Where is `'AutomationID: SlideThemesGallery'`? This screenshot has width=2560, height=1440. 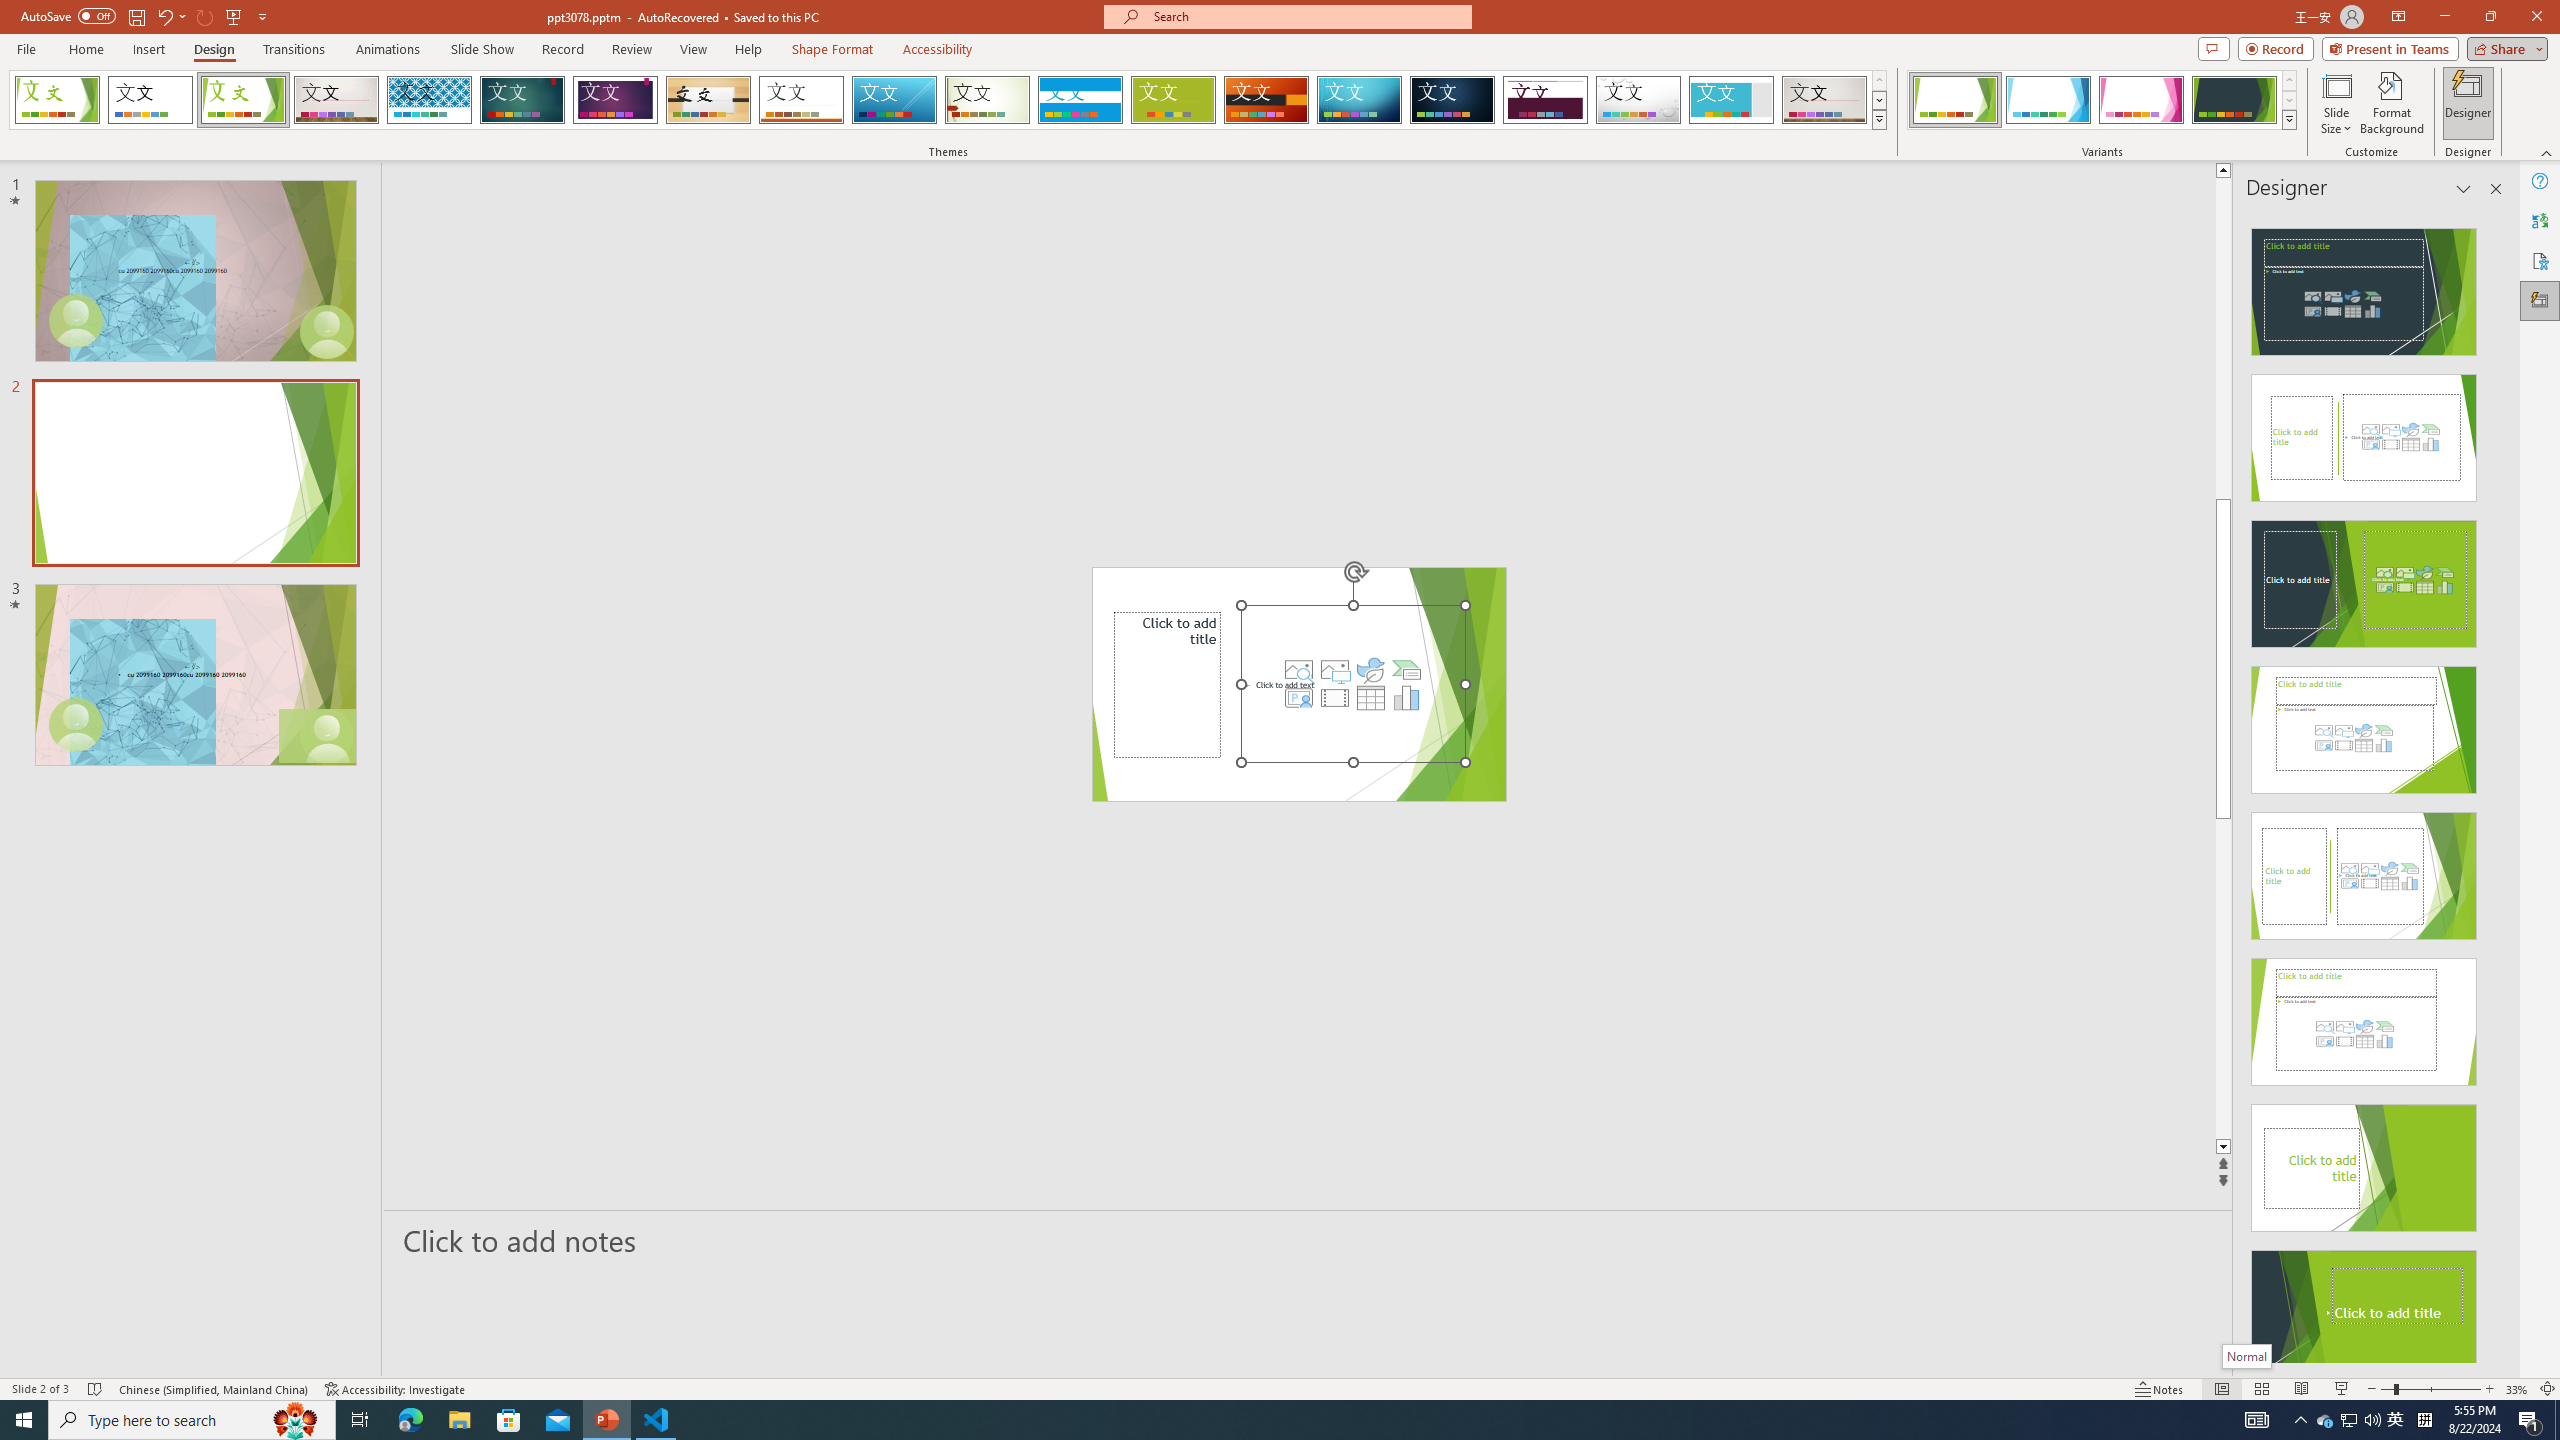
'AutomationID: SlideThemesGallery' is located at coordinates (947, 99).